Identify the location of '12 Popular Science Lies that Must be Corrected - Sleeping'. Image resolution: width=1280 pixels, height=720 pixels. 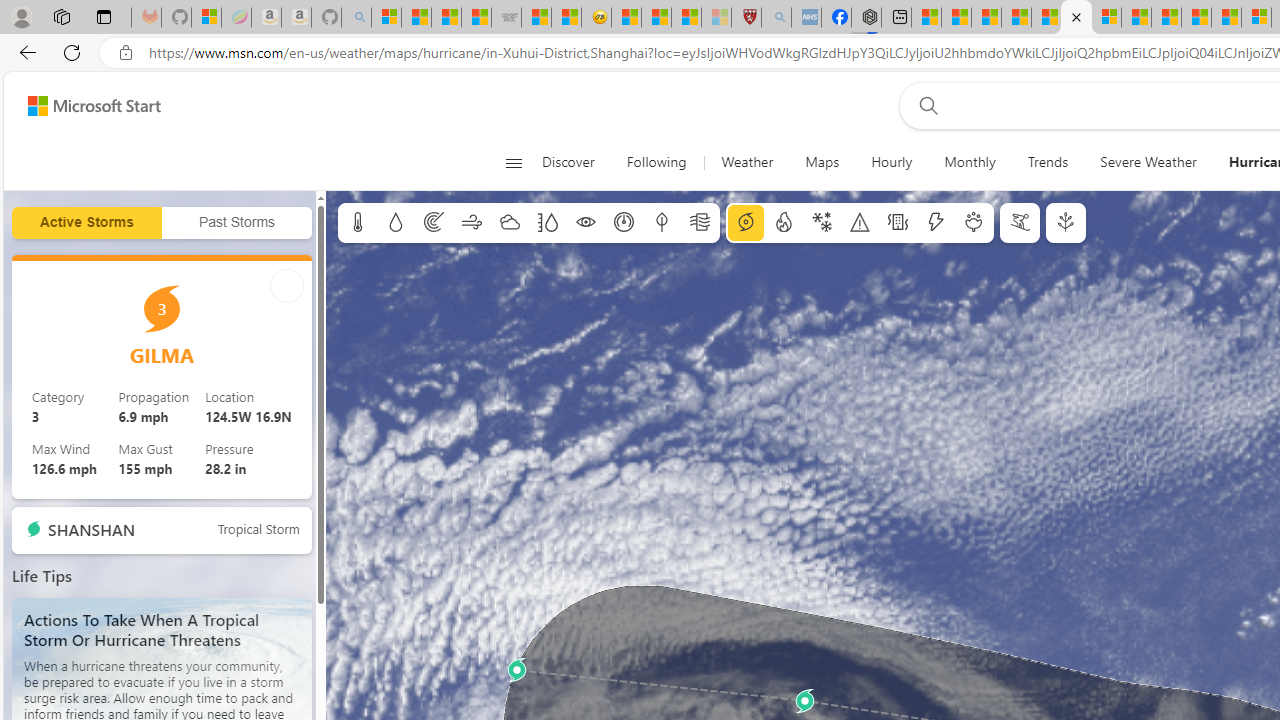
(716, 17).